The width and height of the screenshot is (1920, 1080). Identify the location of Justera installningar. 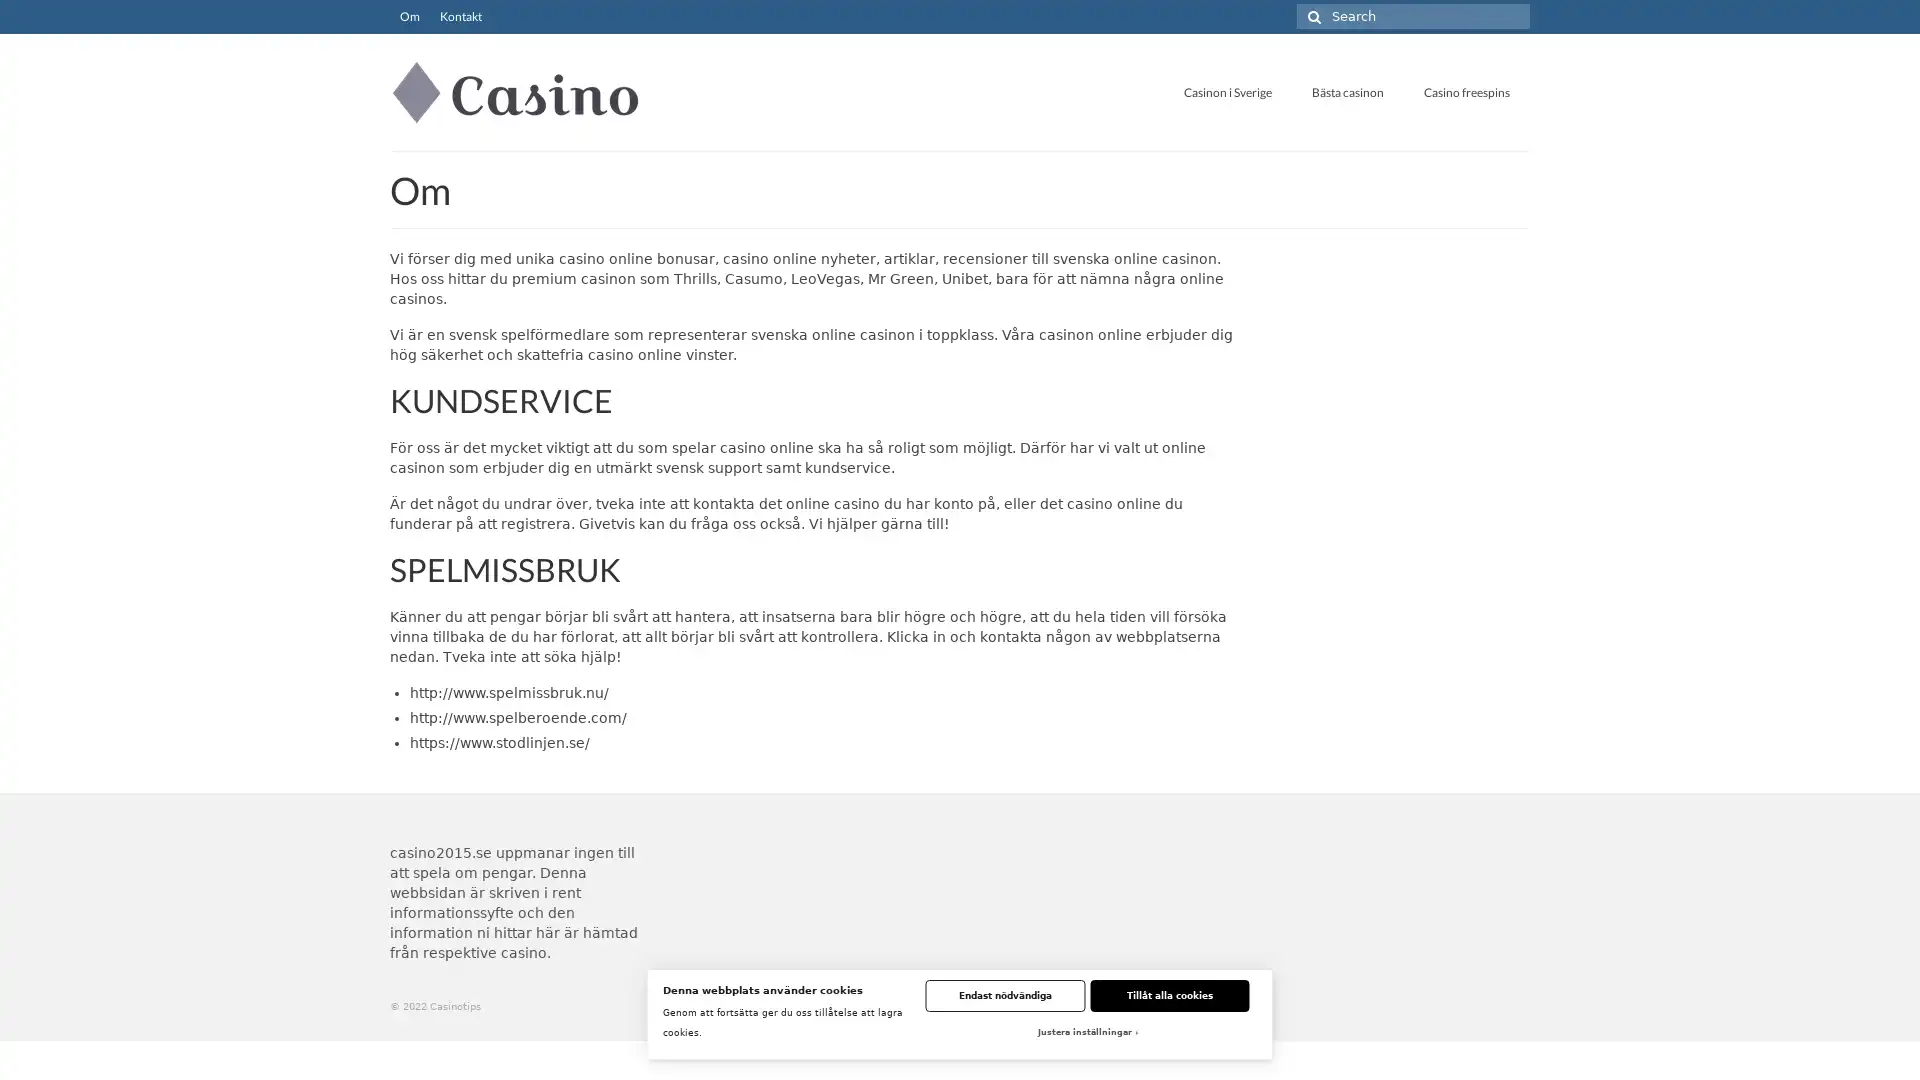
(1085, 1033).